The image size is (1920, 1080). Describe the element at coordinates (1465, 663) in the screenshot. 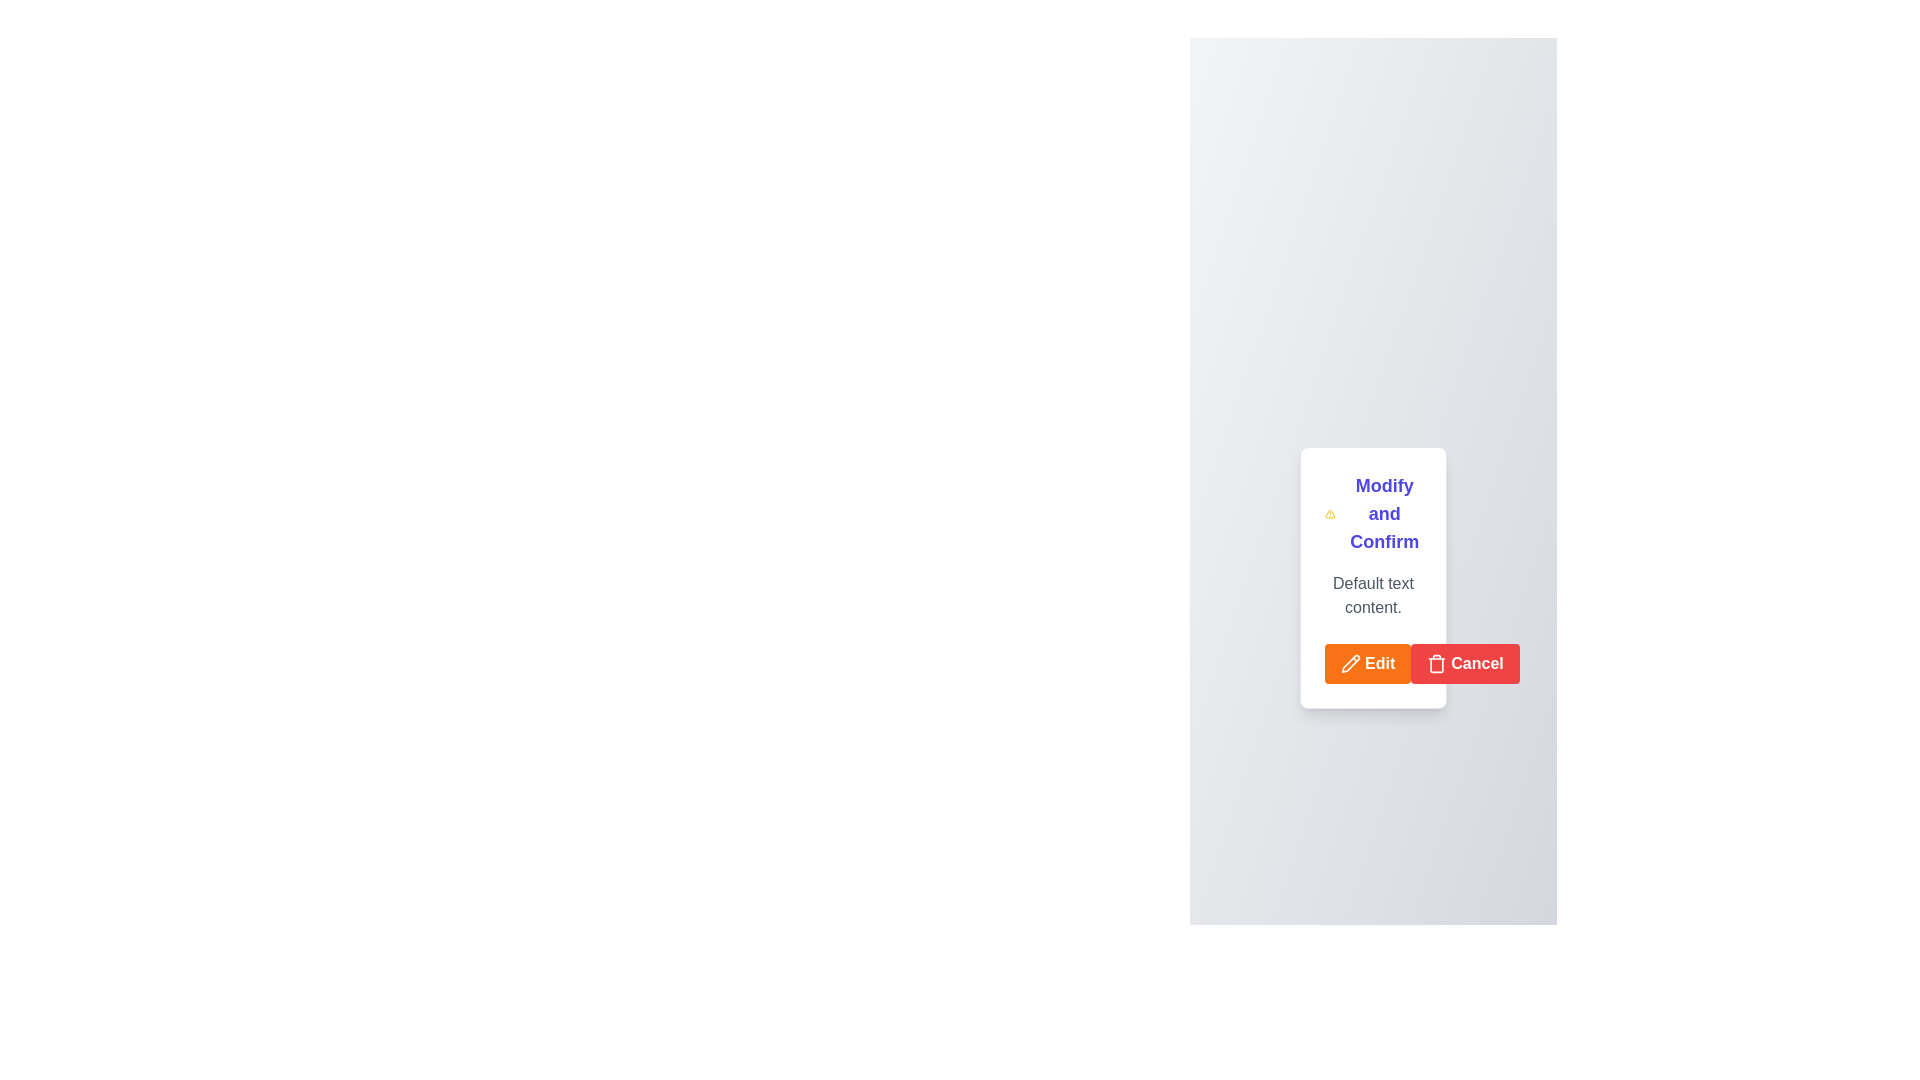

I see `the 'Cancel' button with a red background and white text for accessibility purposes` at that location.